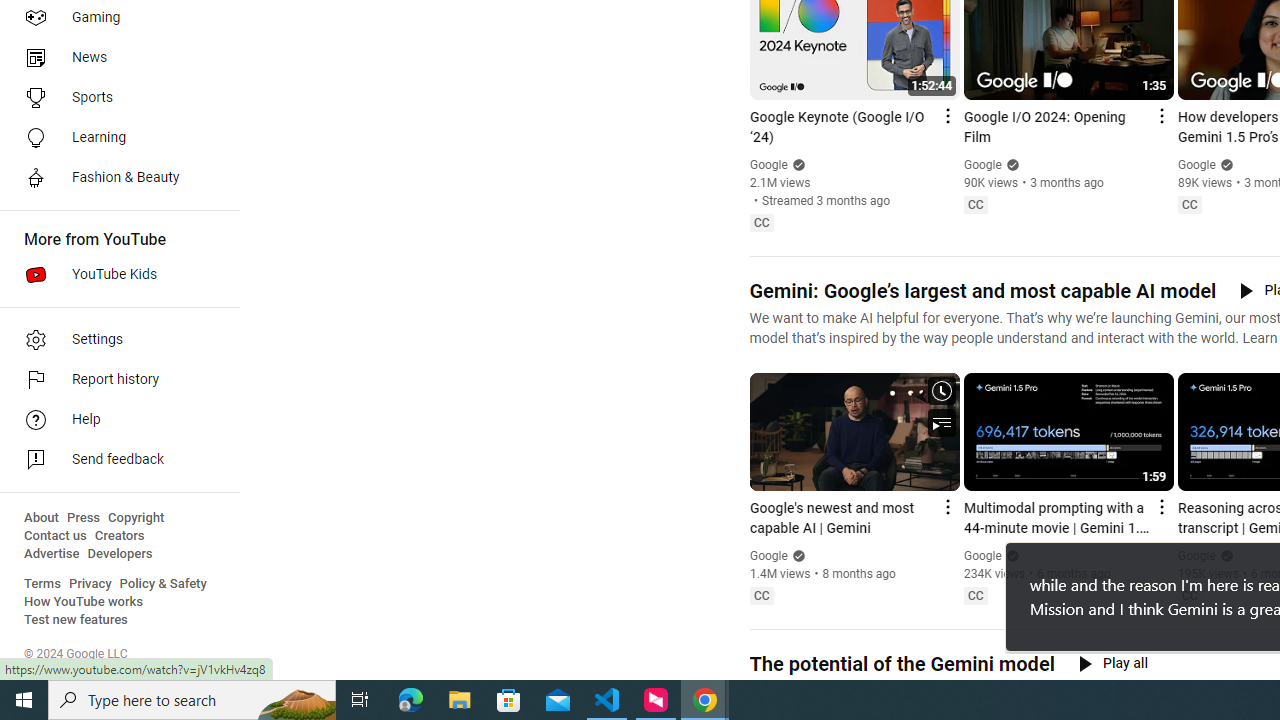  I want to click on 'Advertise', so click(51, 554).